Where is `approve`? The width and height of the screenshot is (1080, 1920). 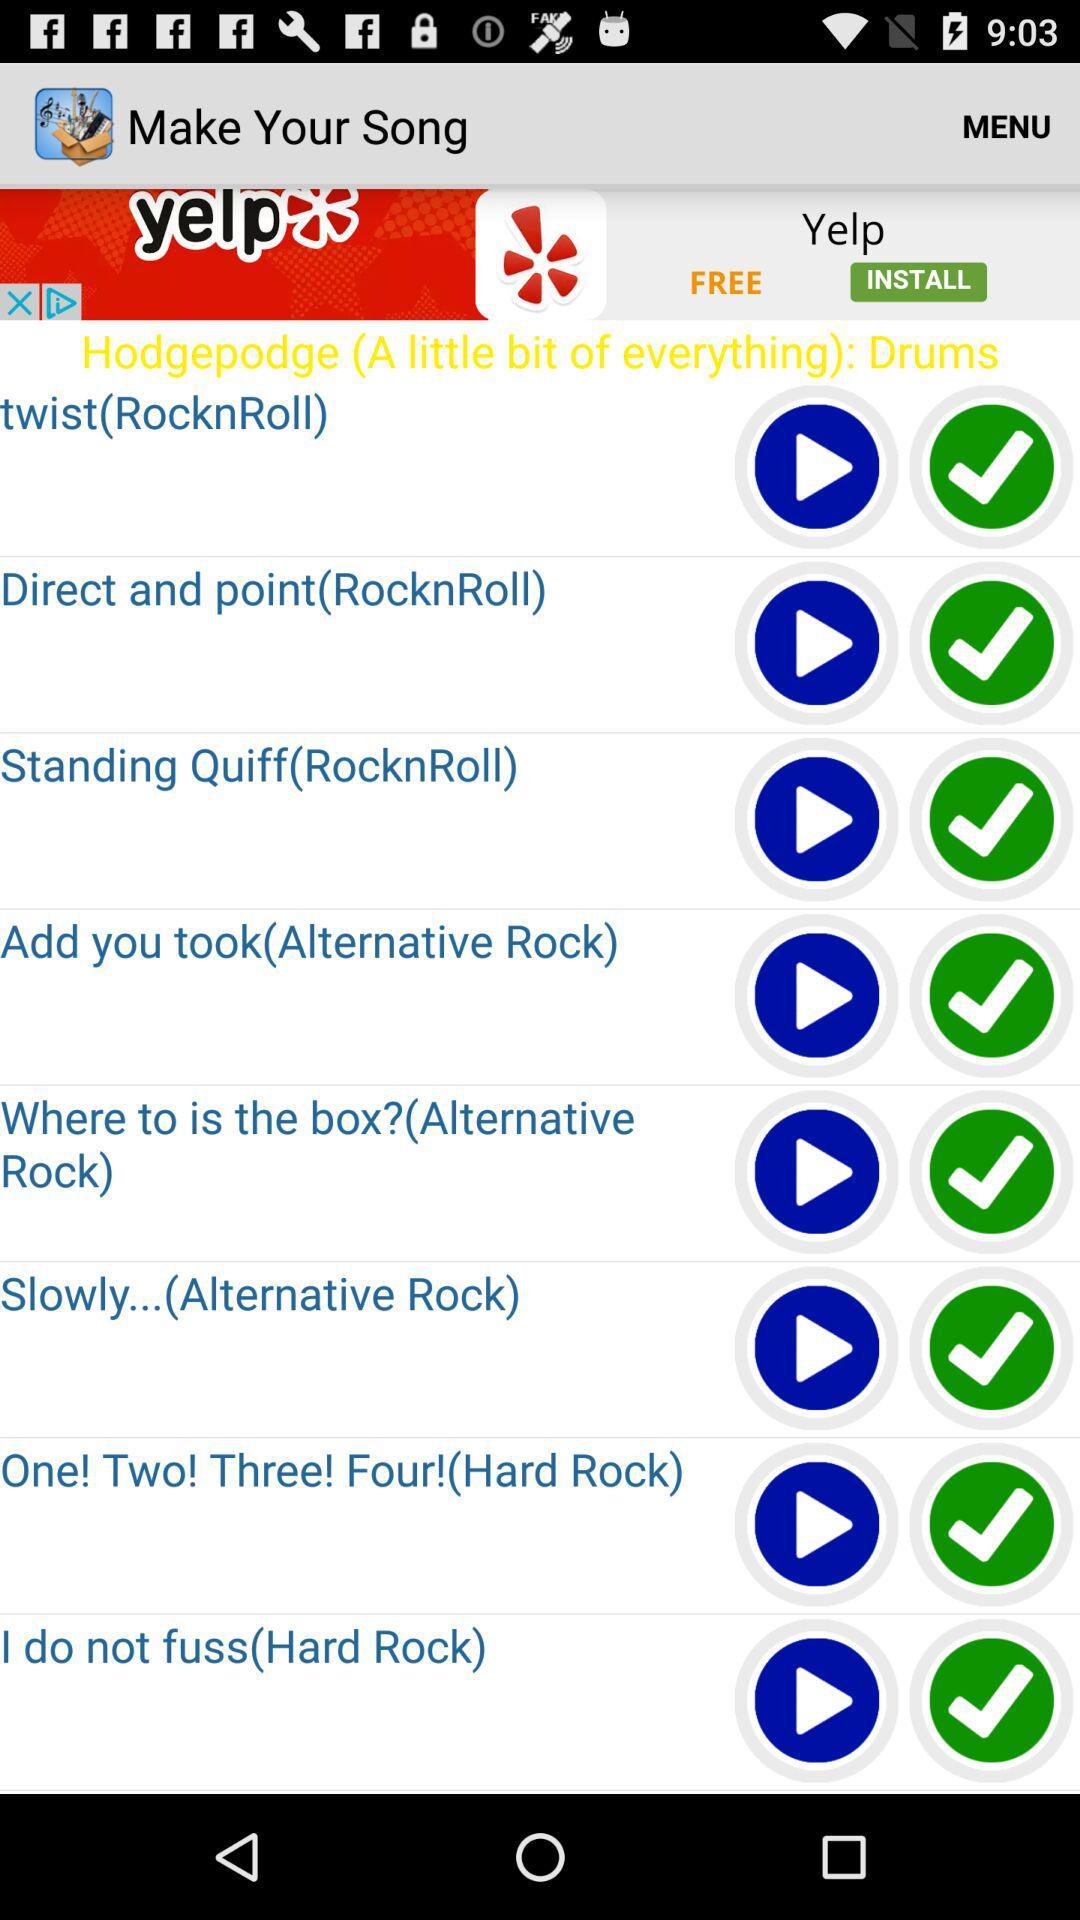
approve is located at coordinates (992, 644).